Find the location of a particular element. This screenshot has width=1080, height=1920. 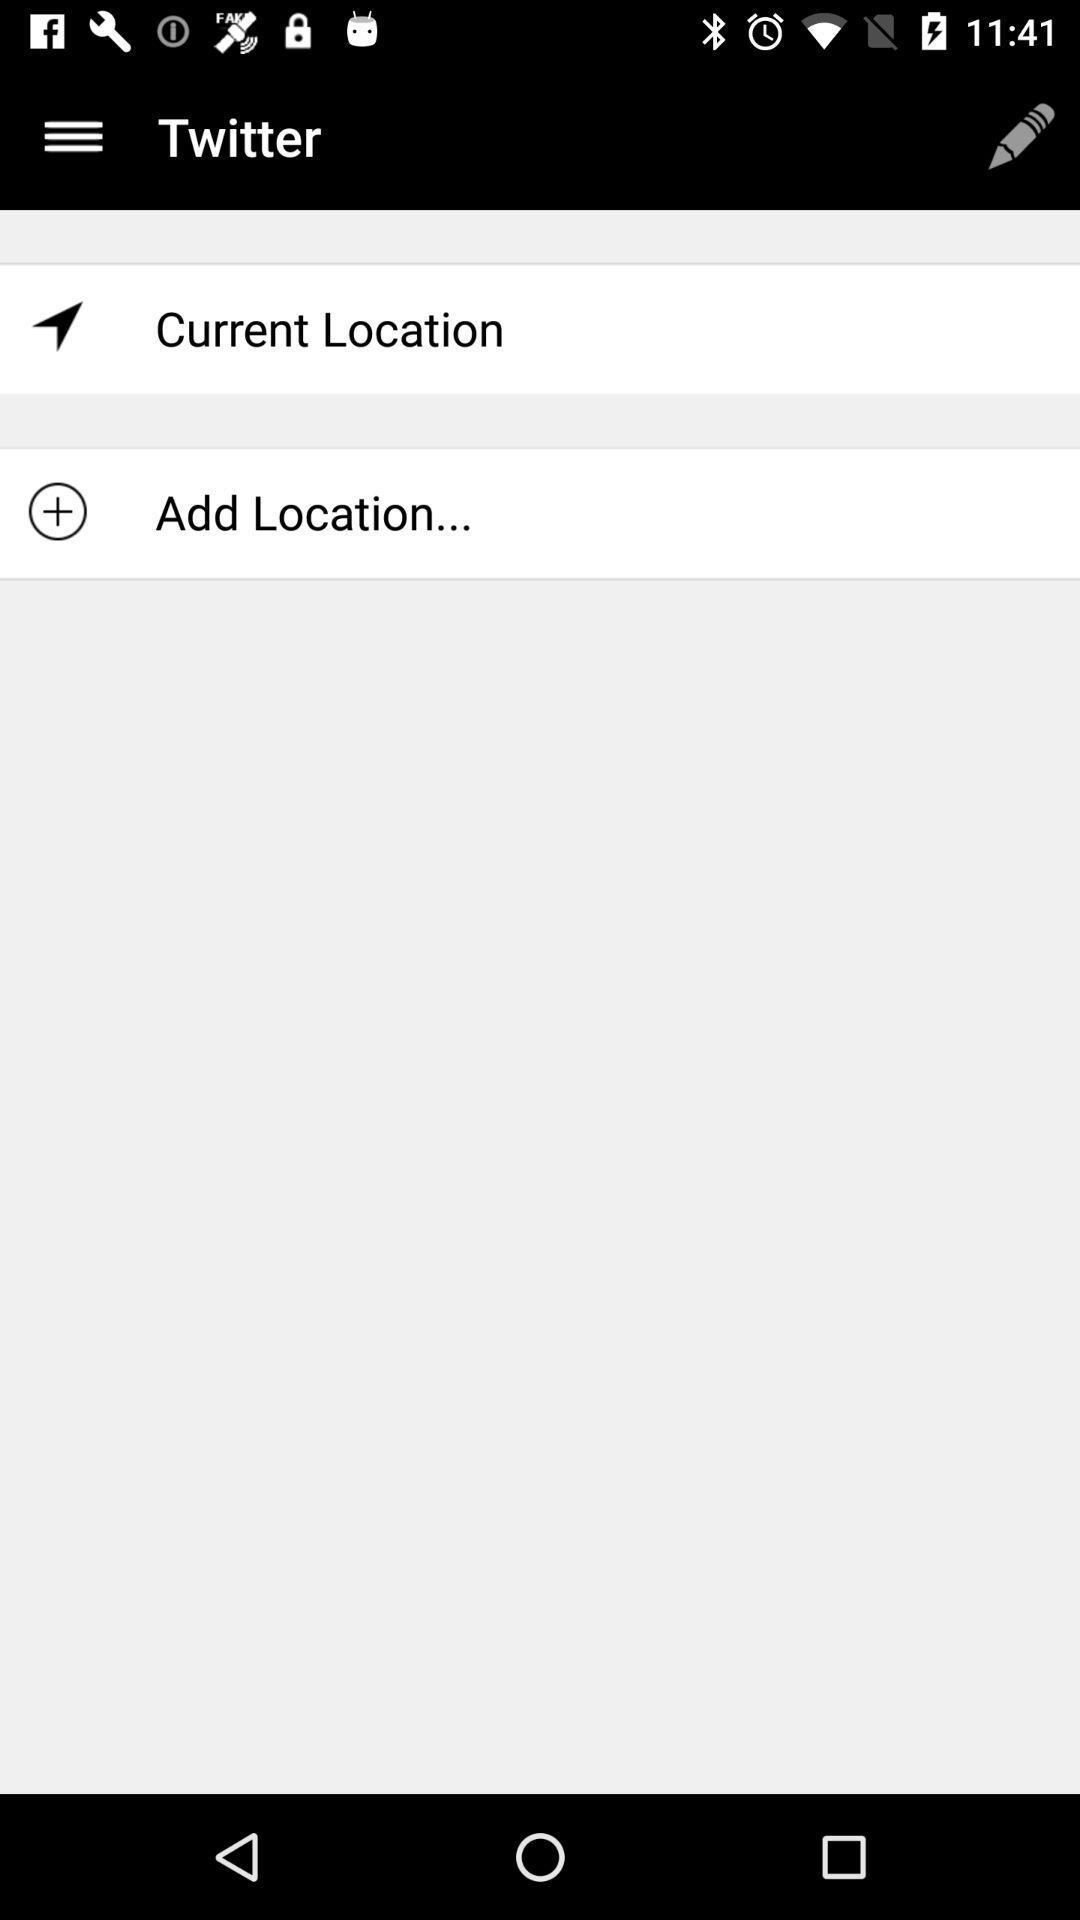

the icon above the current location item is located at coordinates (72, 135).